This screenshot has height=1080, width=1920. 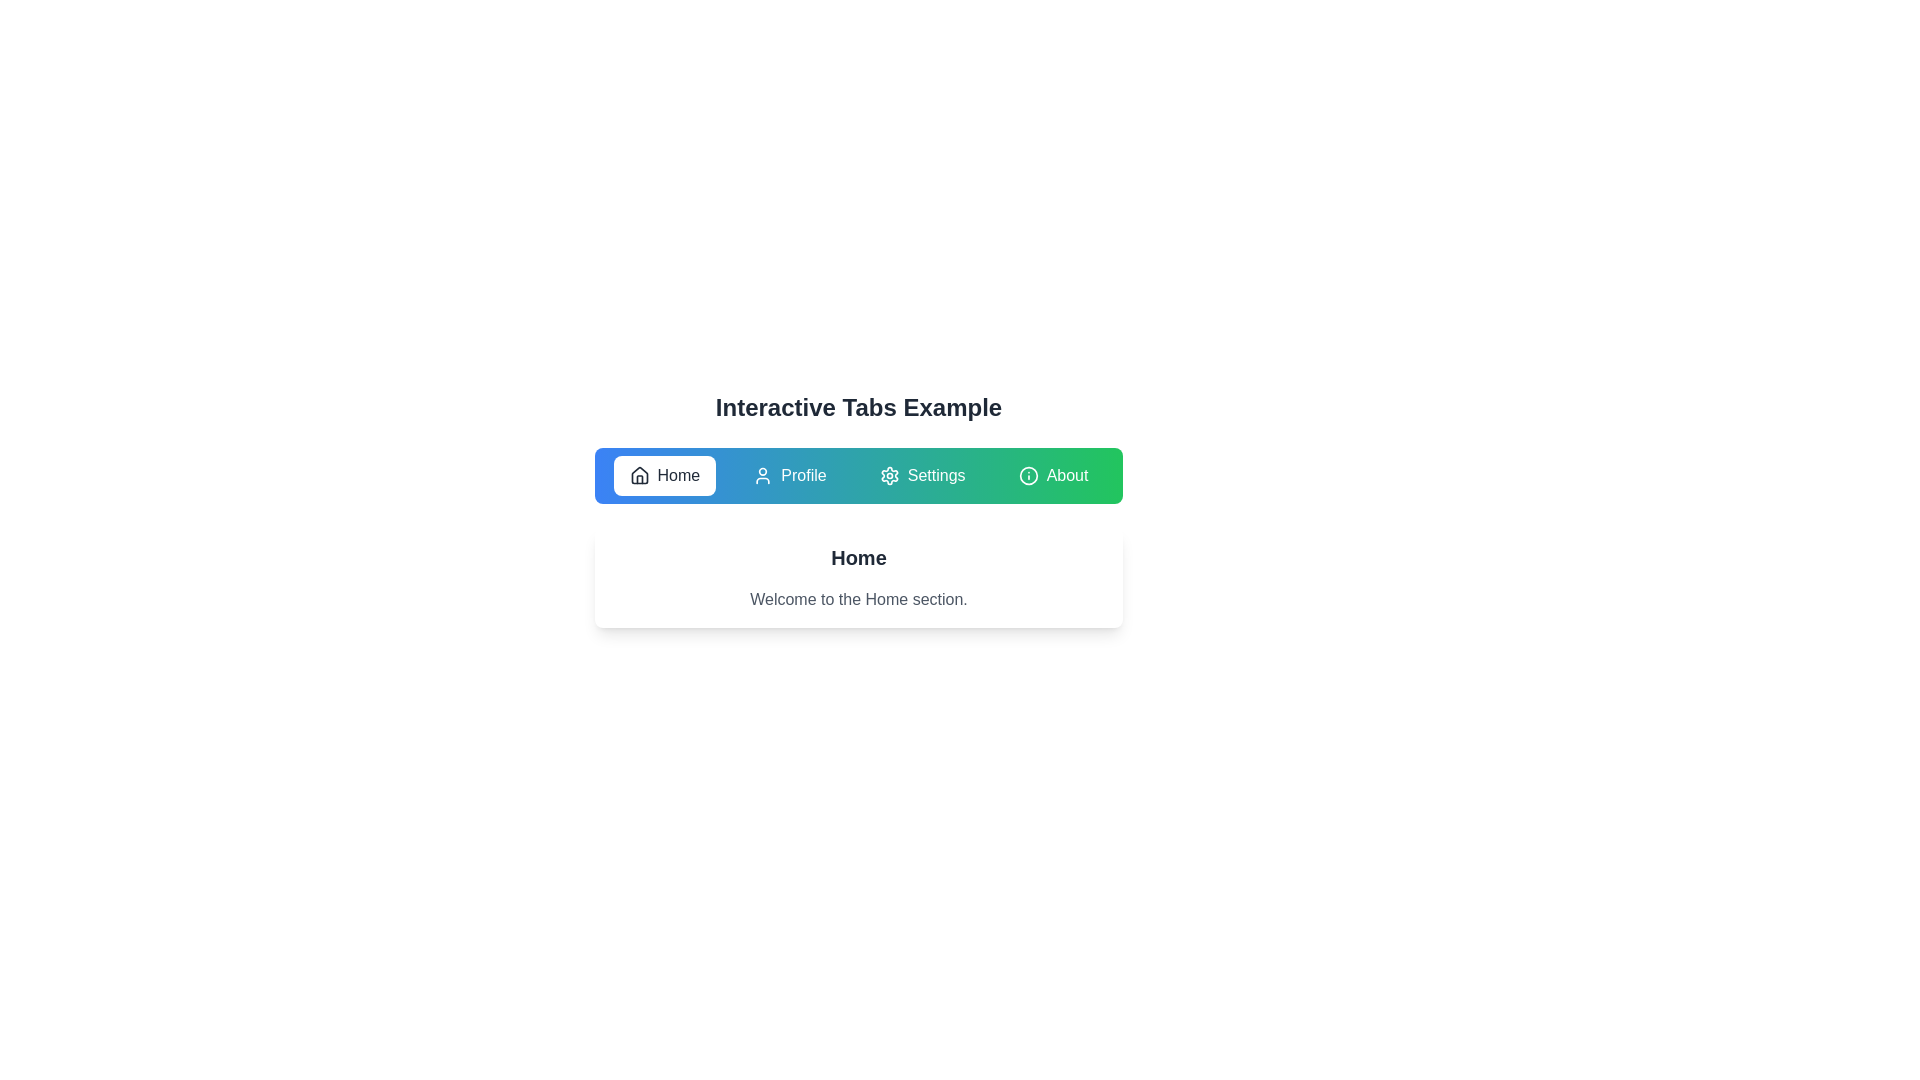 What do you see at coordinates (788, 475) in the screenshot?
I see `the tab labeled Profile to observe its hover effect` at bounding box center [788, 475].